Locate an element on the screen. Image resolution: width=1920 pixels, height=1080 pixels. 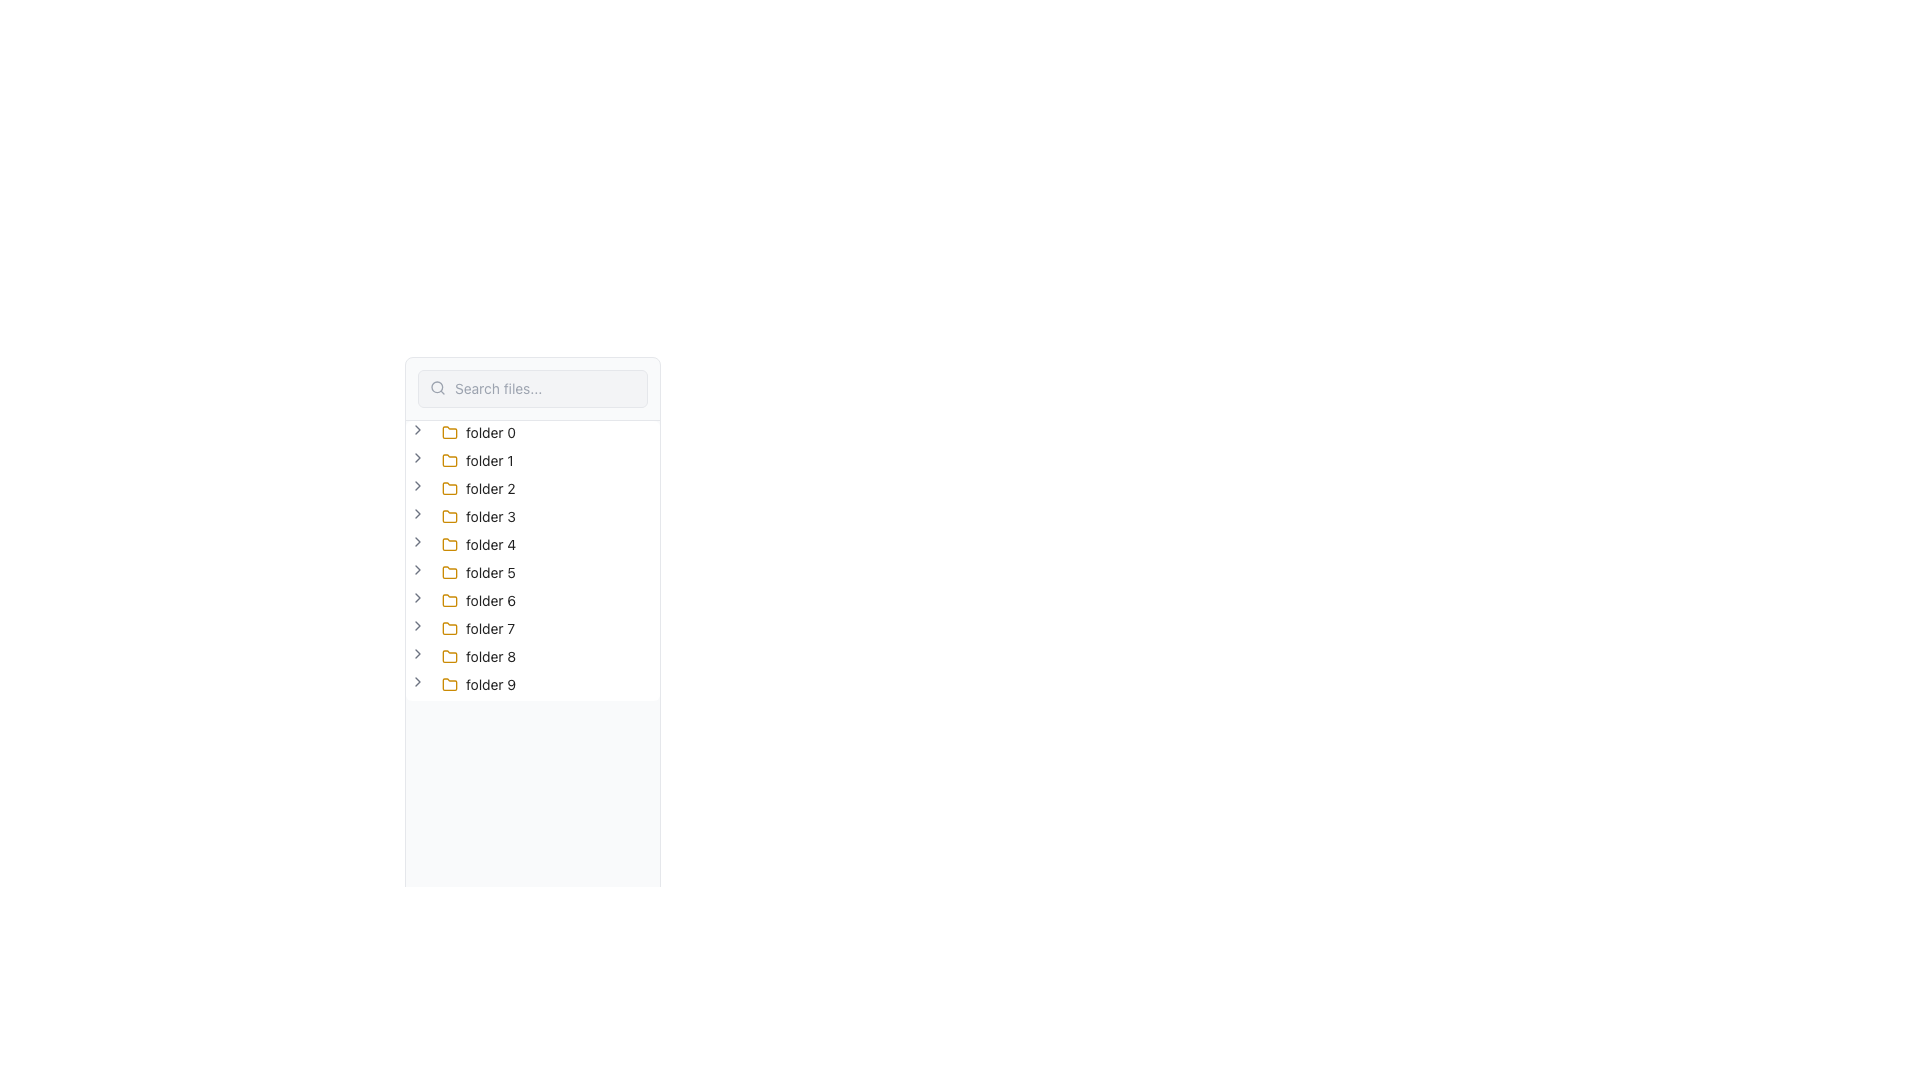
the second item in the collapsible tree node list, located below 'folder 0' and above 'folder 2' is located at coordinates (462, 461).